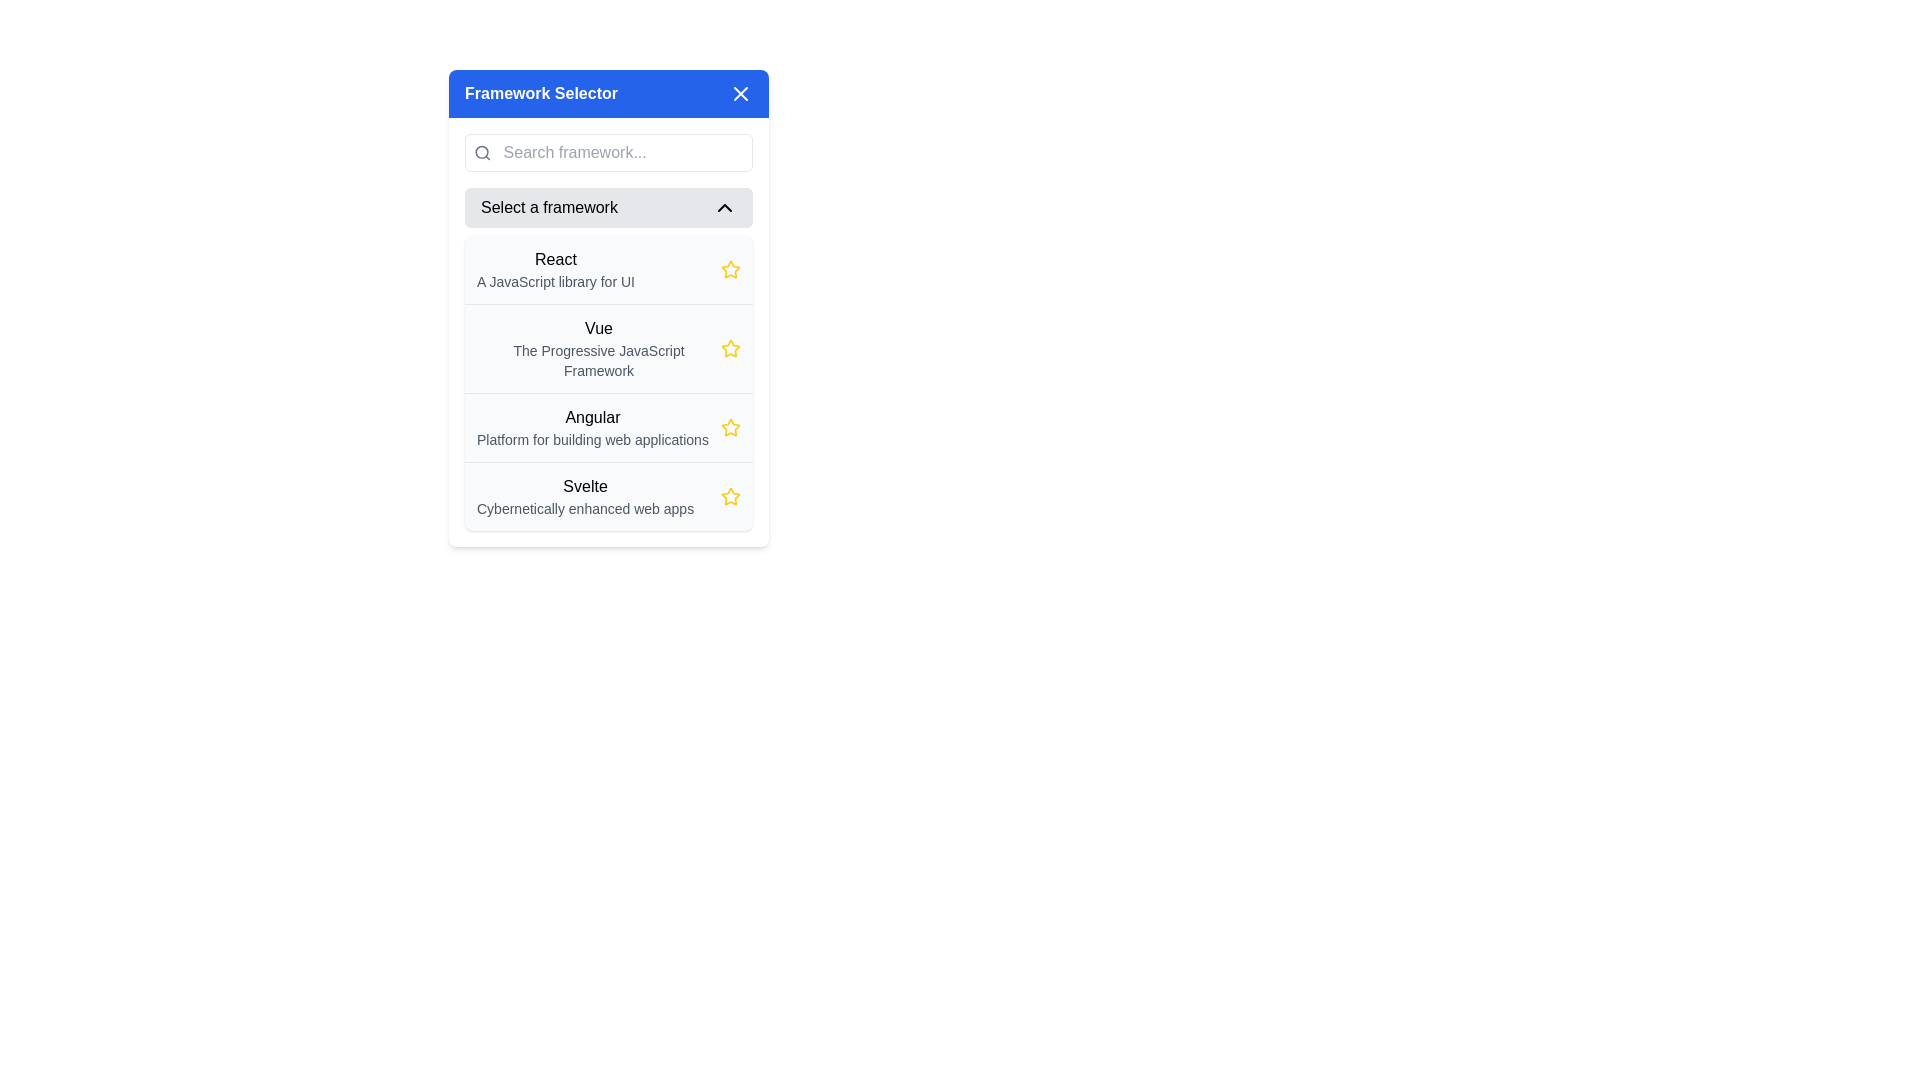 The height and width of the screenshot is (1080, 1920). I want to click on visually on the title text label for the 'Framework Selector' menu, so click(591, 416).